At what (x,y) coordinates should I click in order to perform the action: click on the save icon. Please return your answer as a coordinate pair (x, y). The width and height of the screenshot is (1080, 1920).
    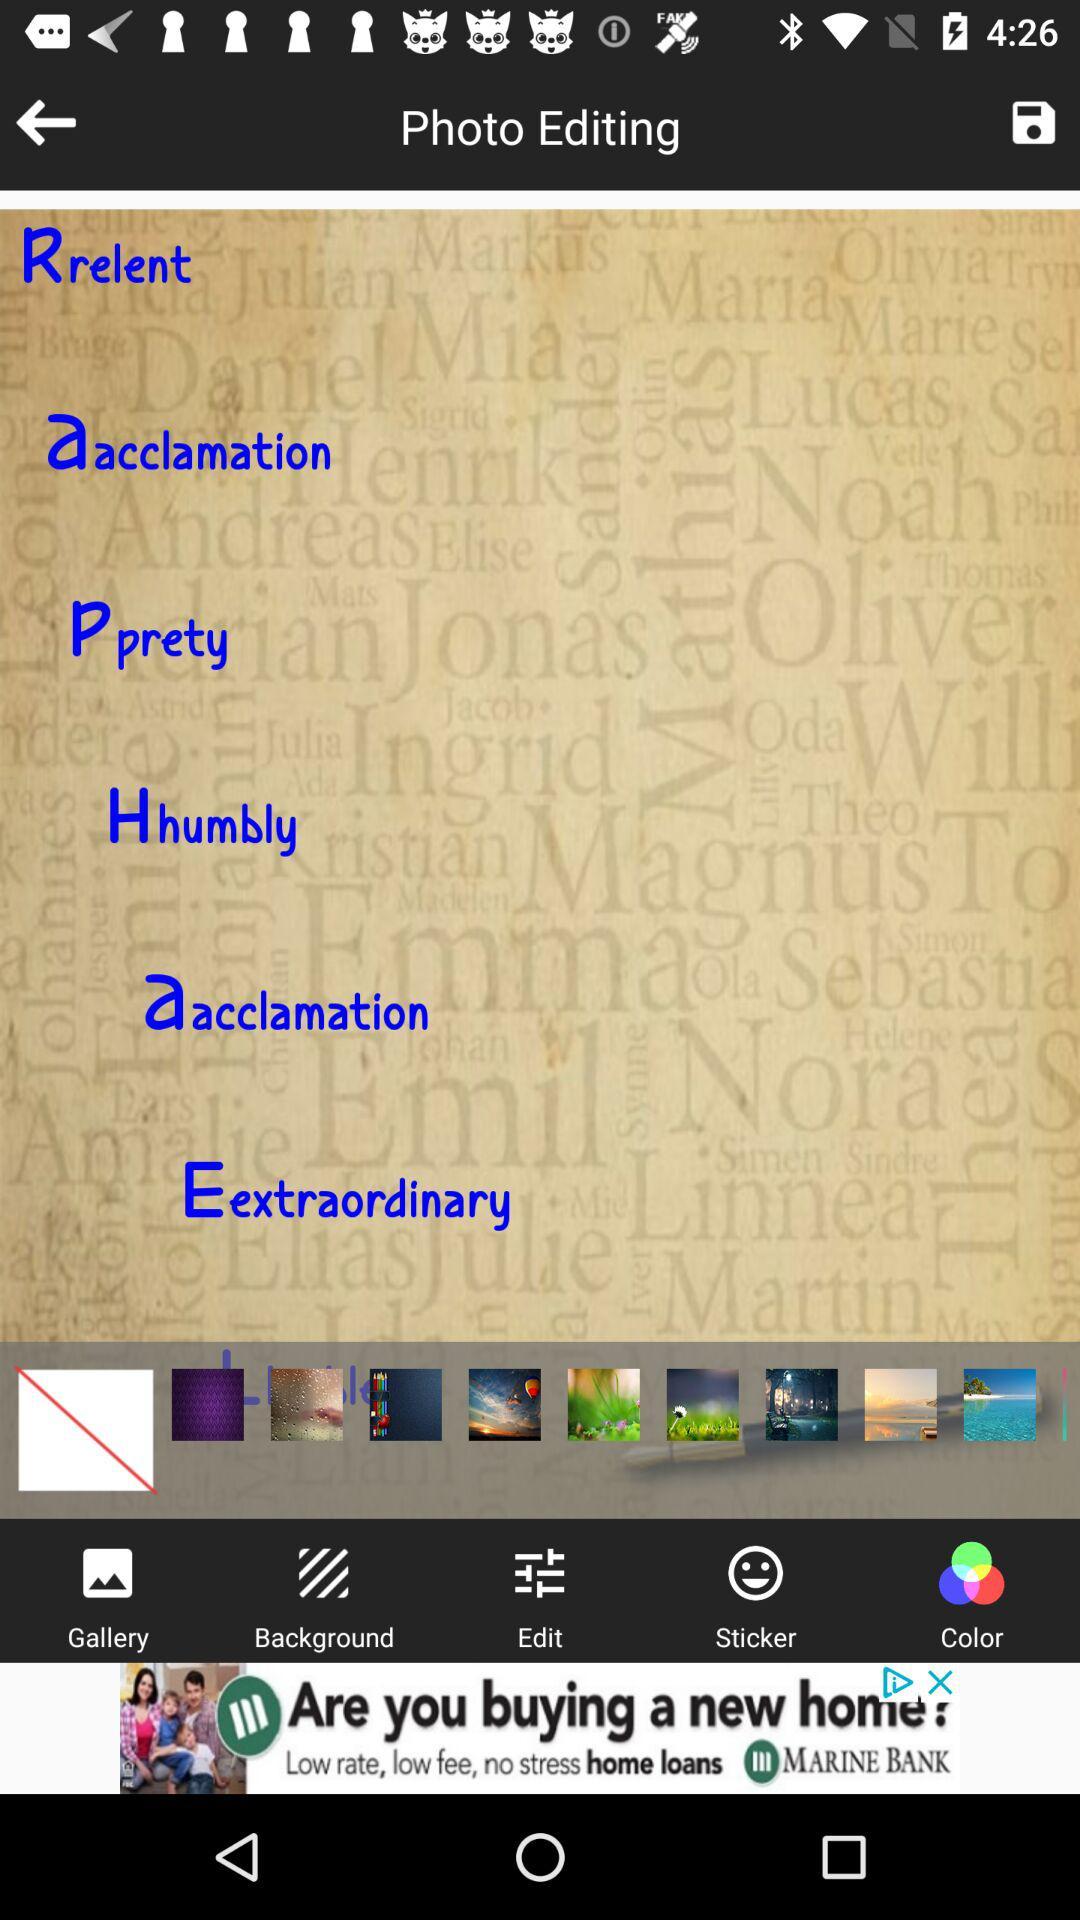
    Looking at the image, I should click on (1033, 121).